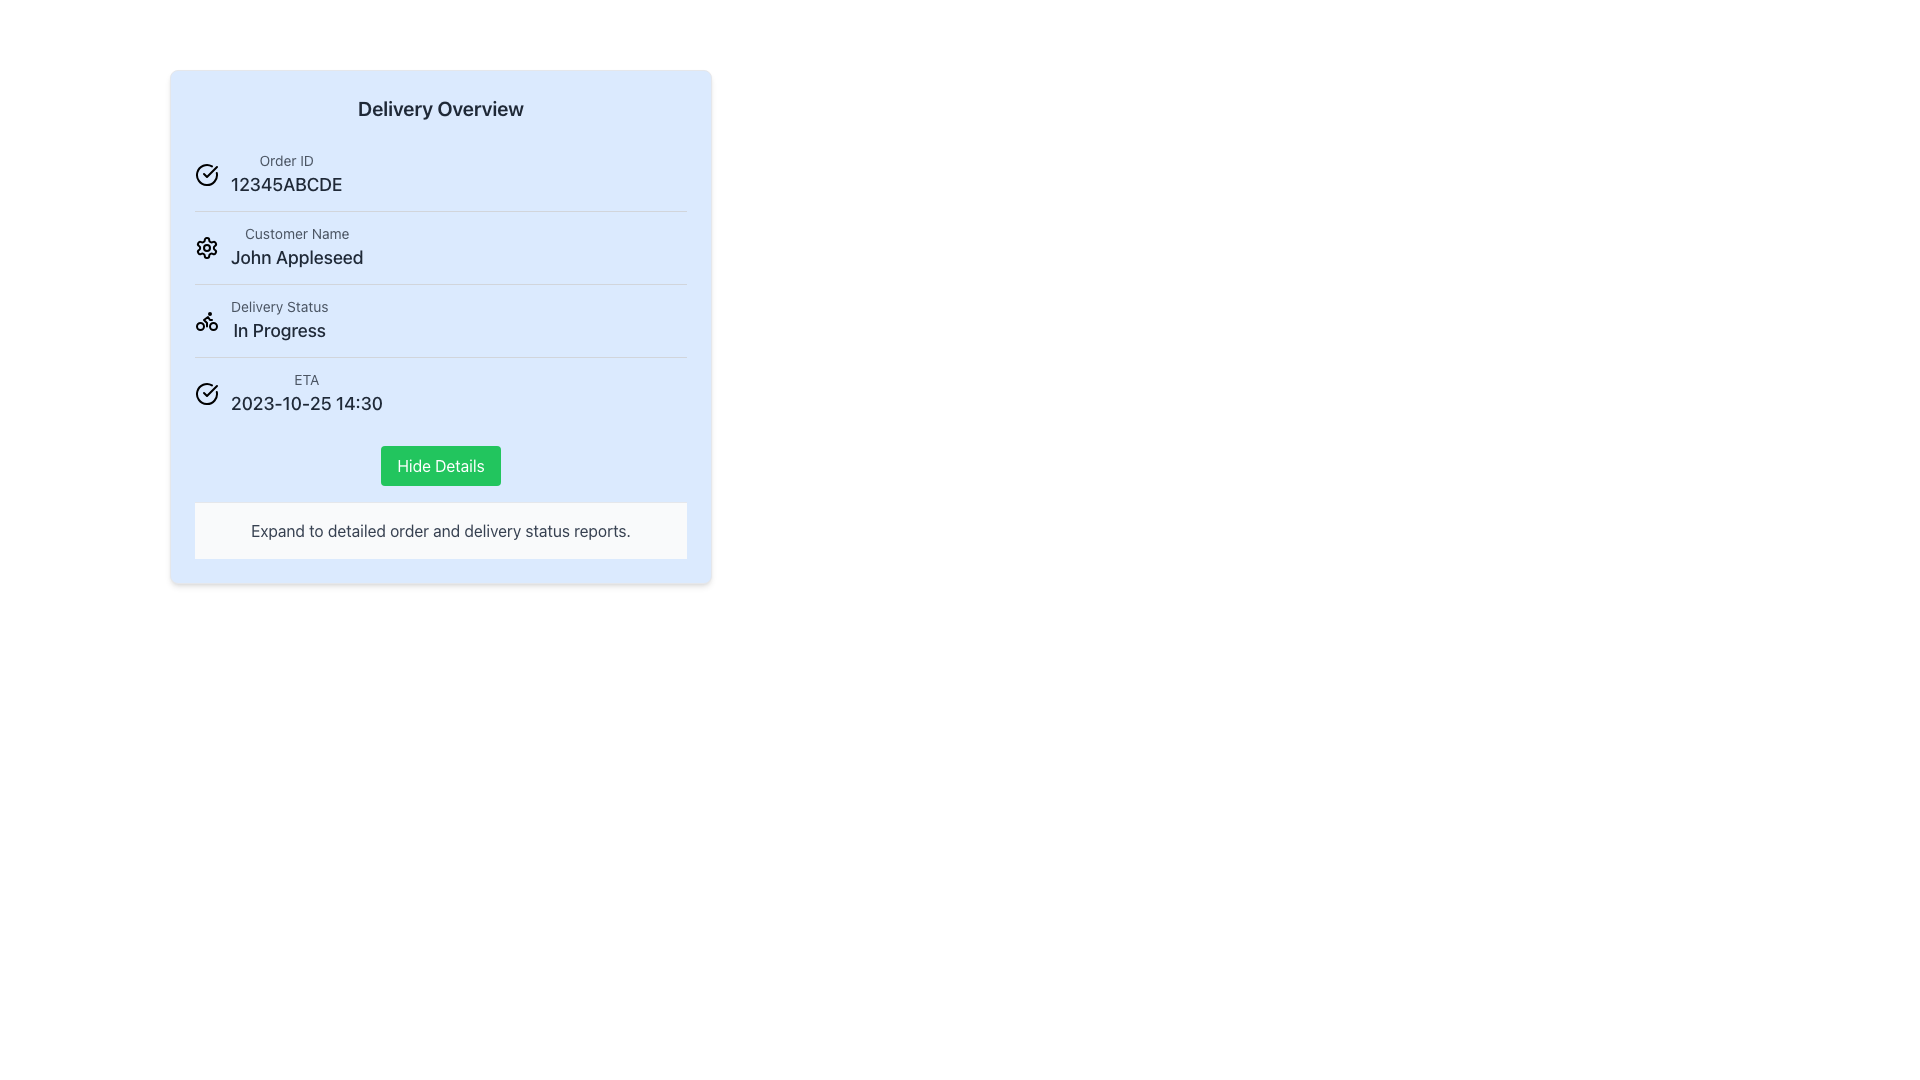 This screenshot has height=1080, width=1920. I want to click on the ETA status icon located on the left side of the segment labeled 'ETA', adjacent to the timestamp '2023-10-25 14:30', so click(206, 393).